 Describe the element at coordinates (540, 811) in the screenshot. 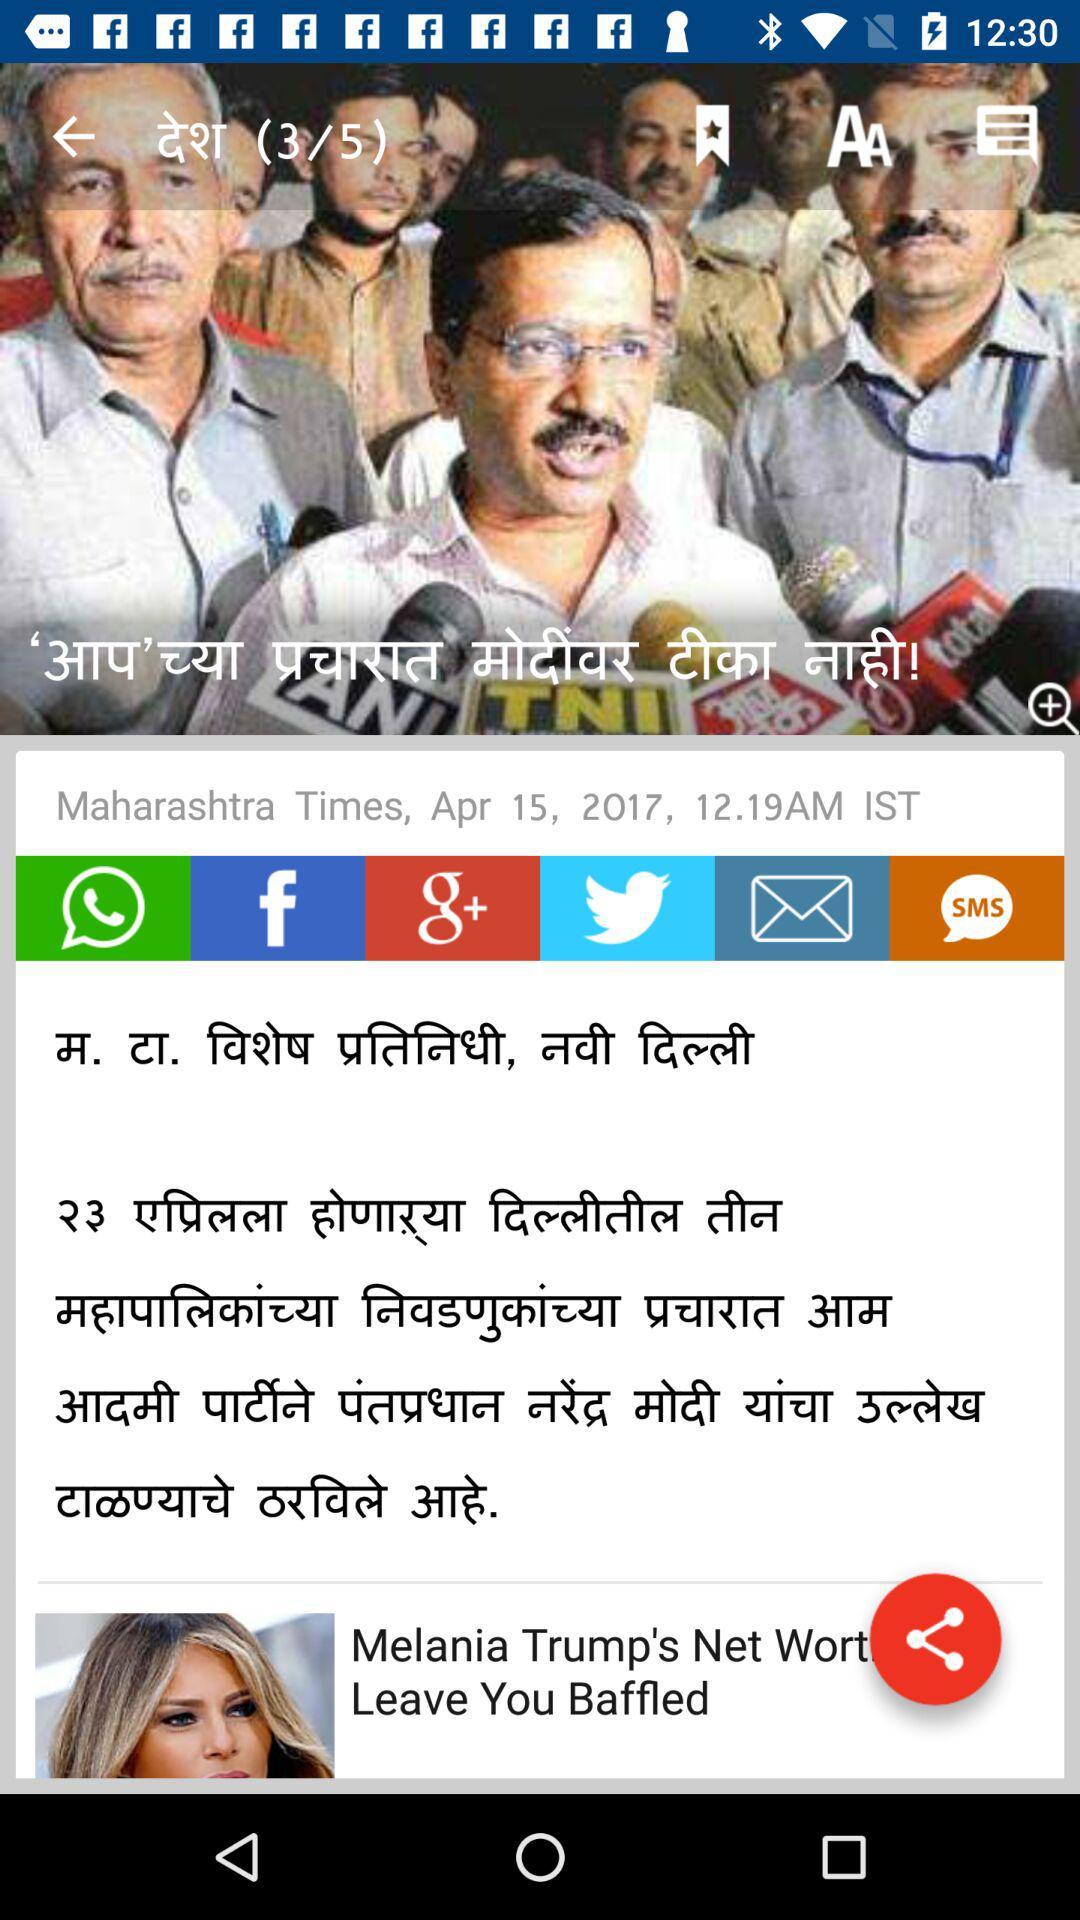

I see `maharashtra times apr icon` at that location.